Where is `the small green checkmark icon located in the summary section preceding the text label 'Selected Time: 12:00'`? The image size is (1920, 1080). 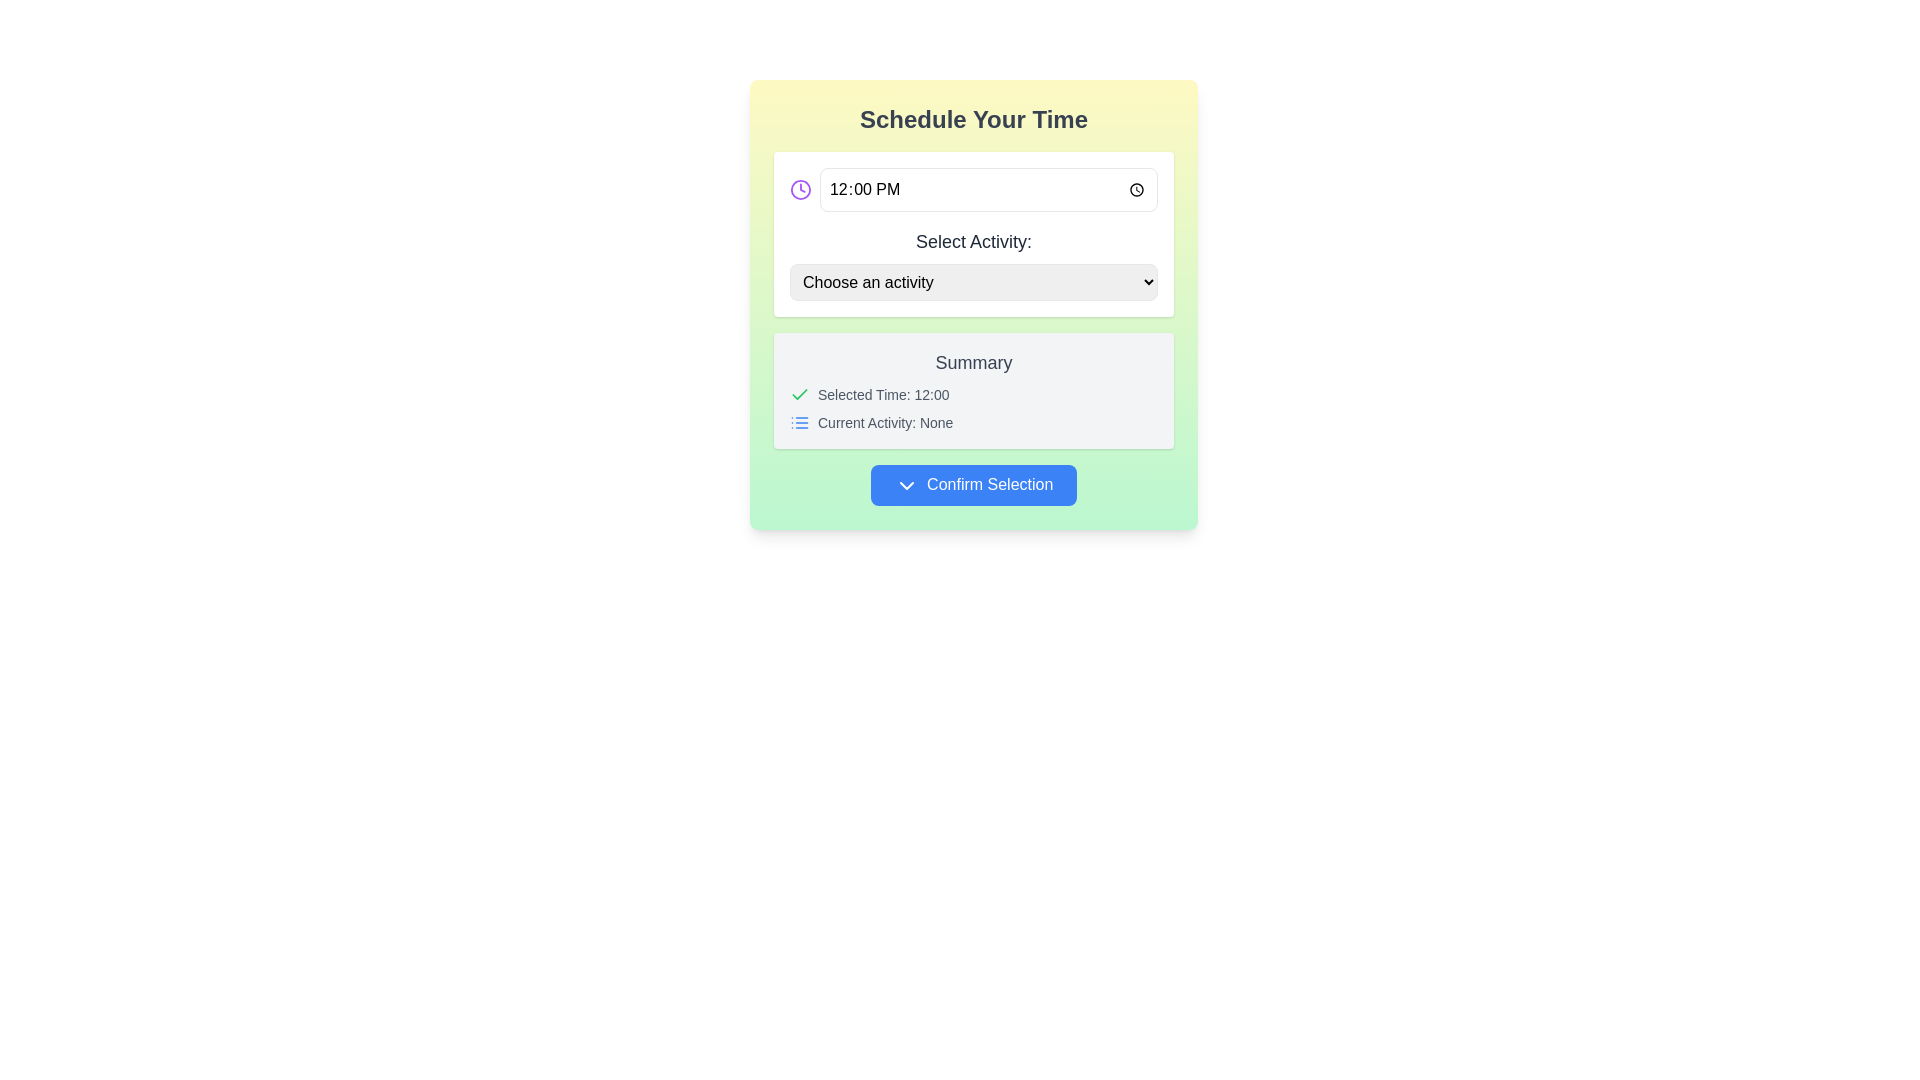 the small green checkmark icon located in the summary section preceding the text label 'Selected Time: 12:00' is located at coordinates (800, 394).